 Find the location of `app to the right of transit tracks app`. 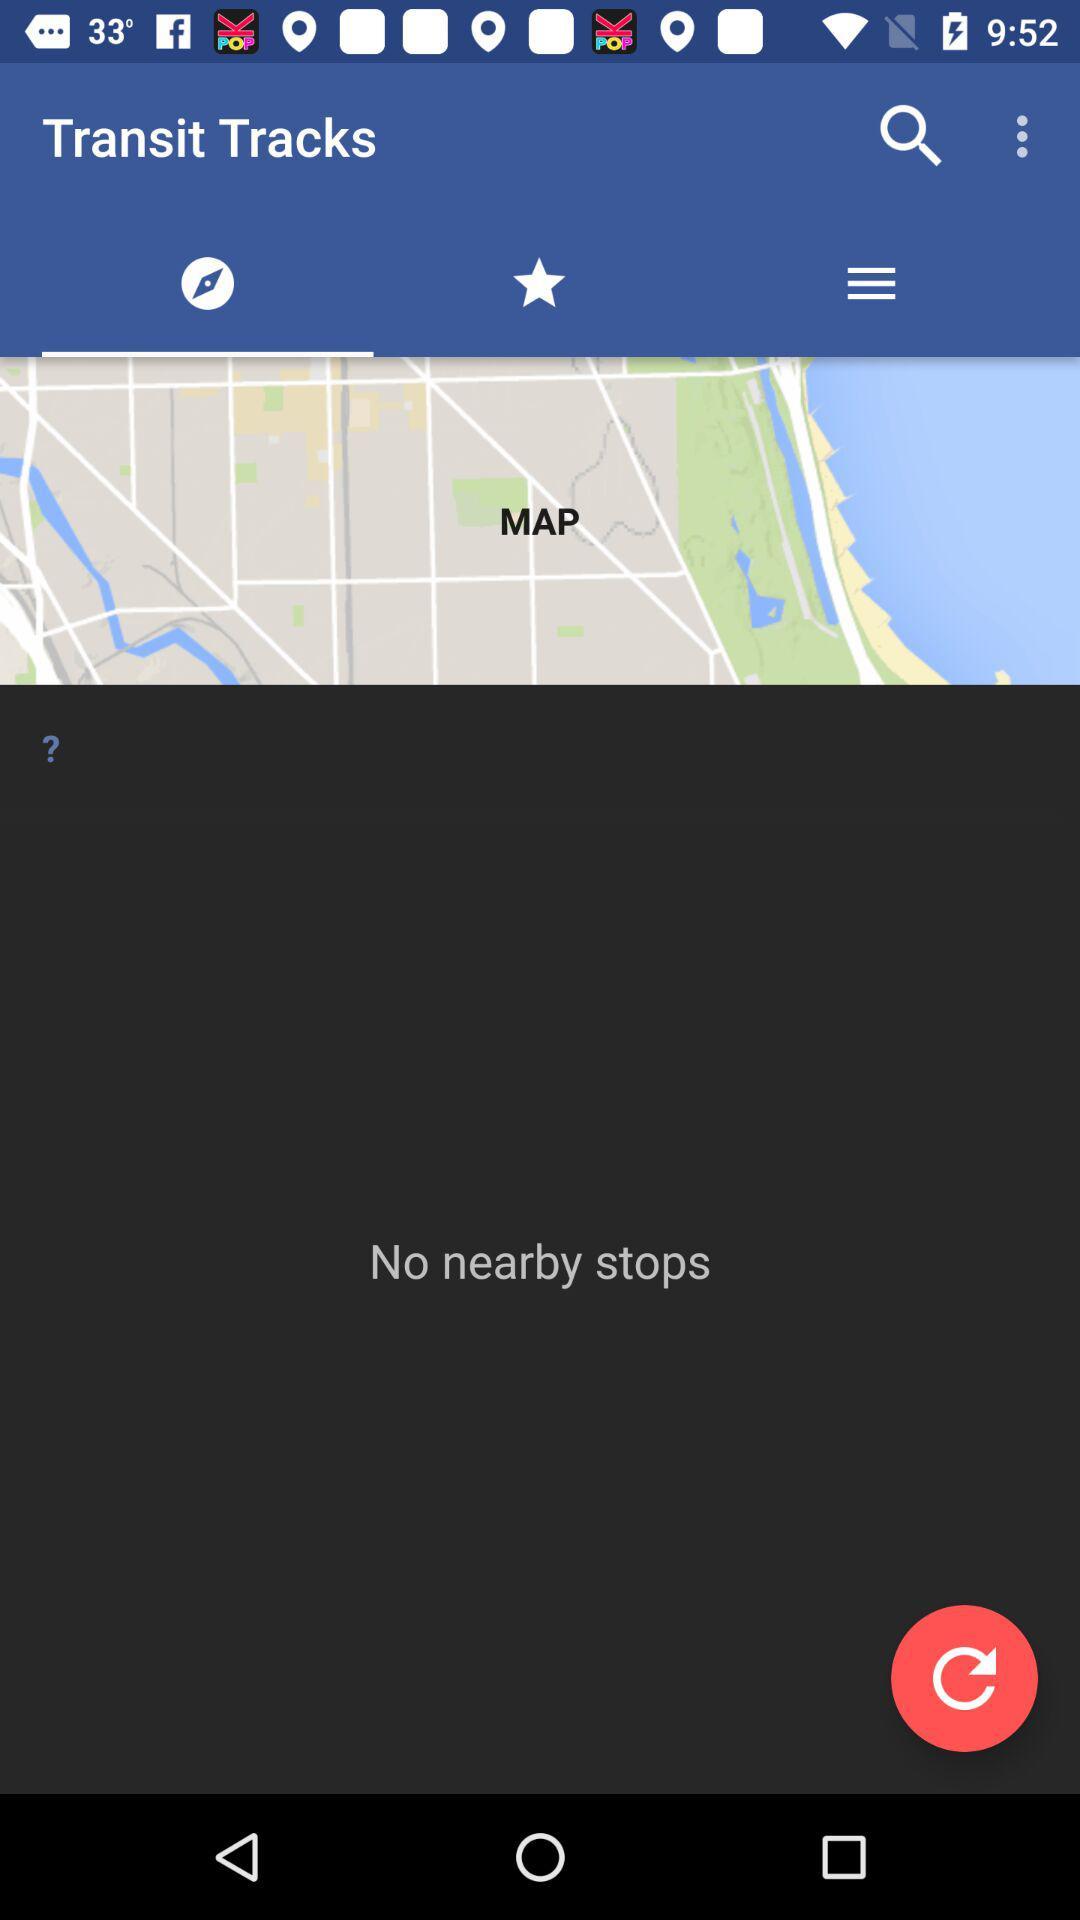

app to the right of transit tracks app is located at coordinates (911, 135).